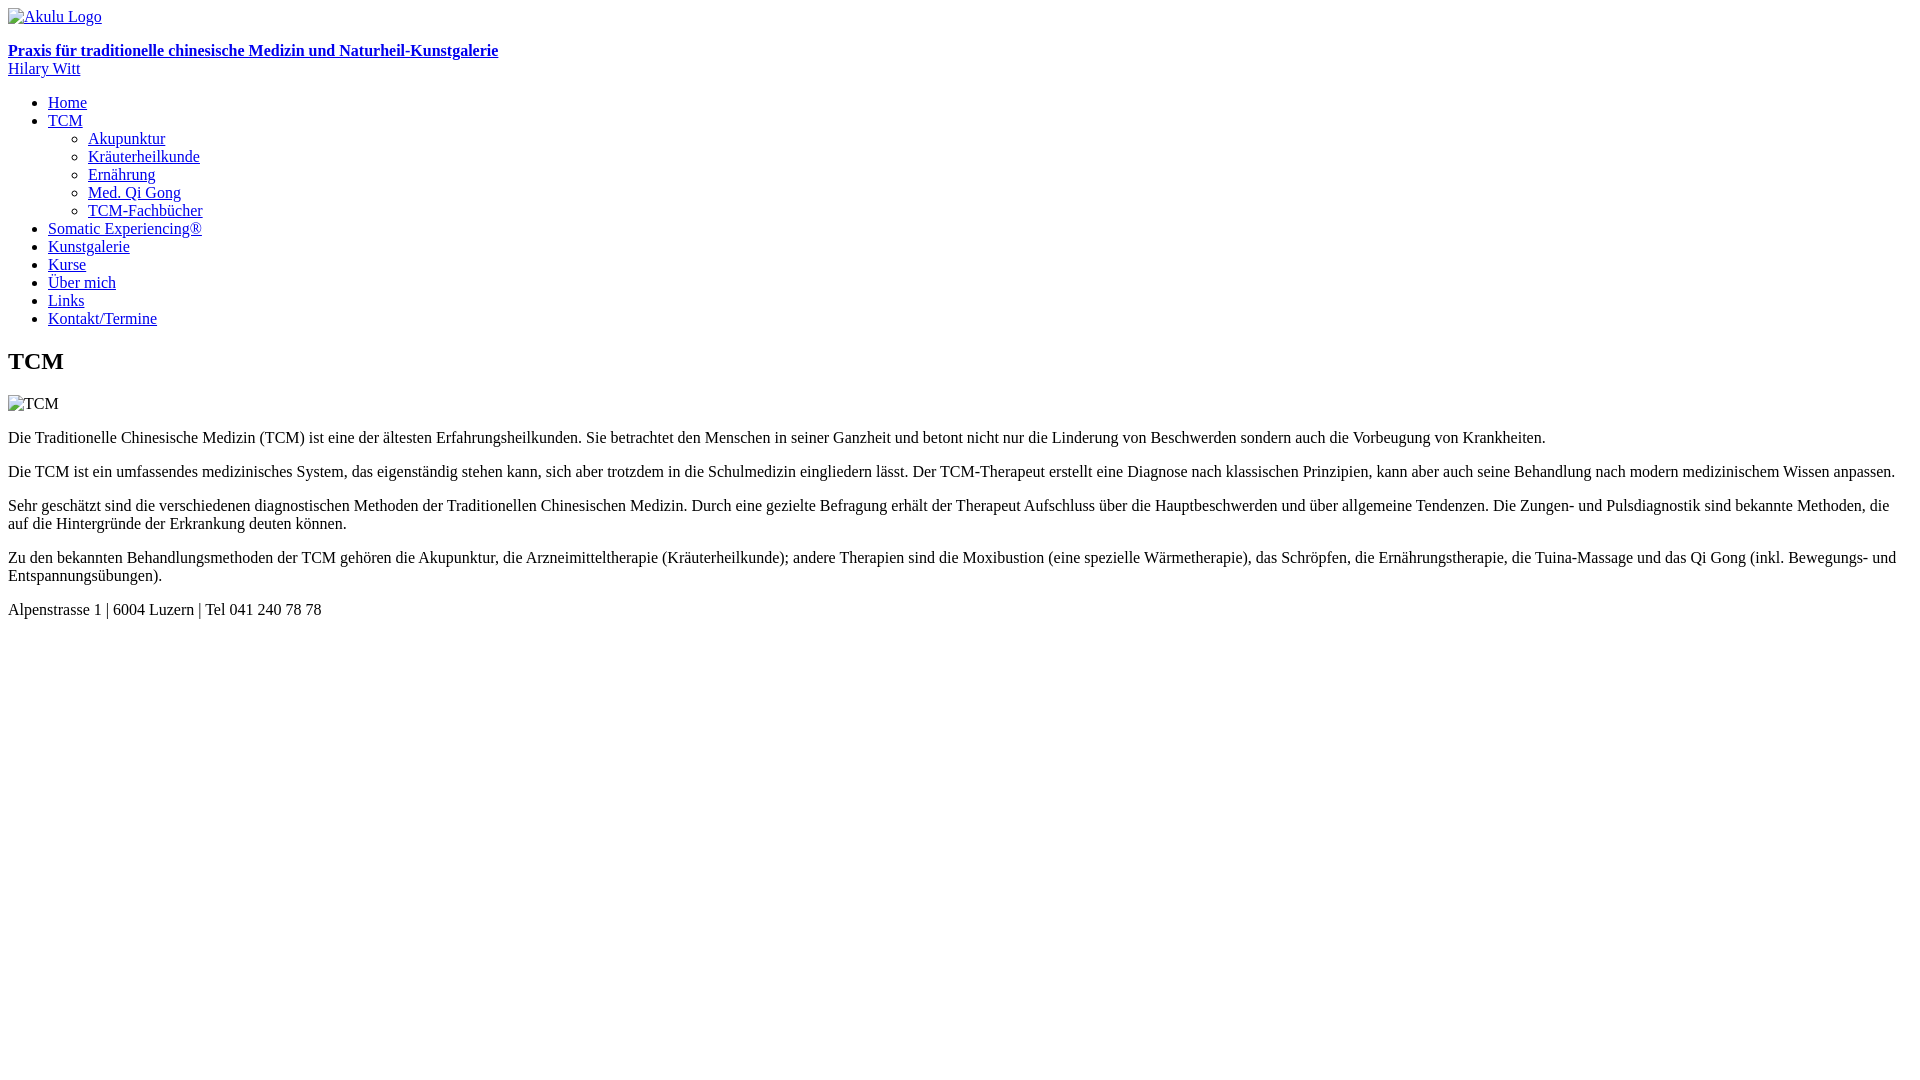  Describe the element at coordinates (67, 263) in the screenshot. I see `'Kurse'` at that location.